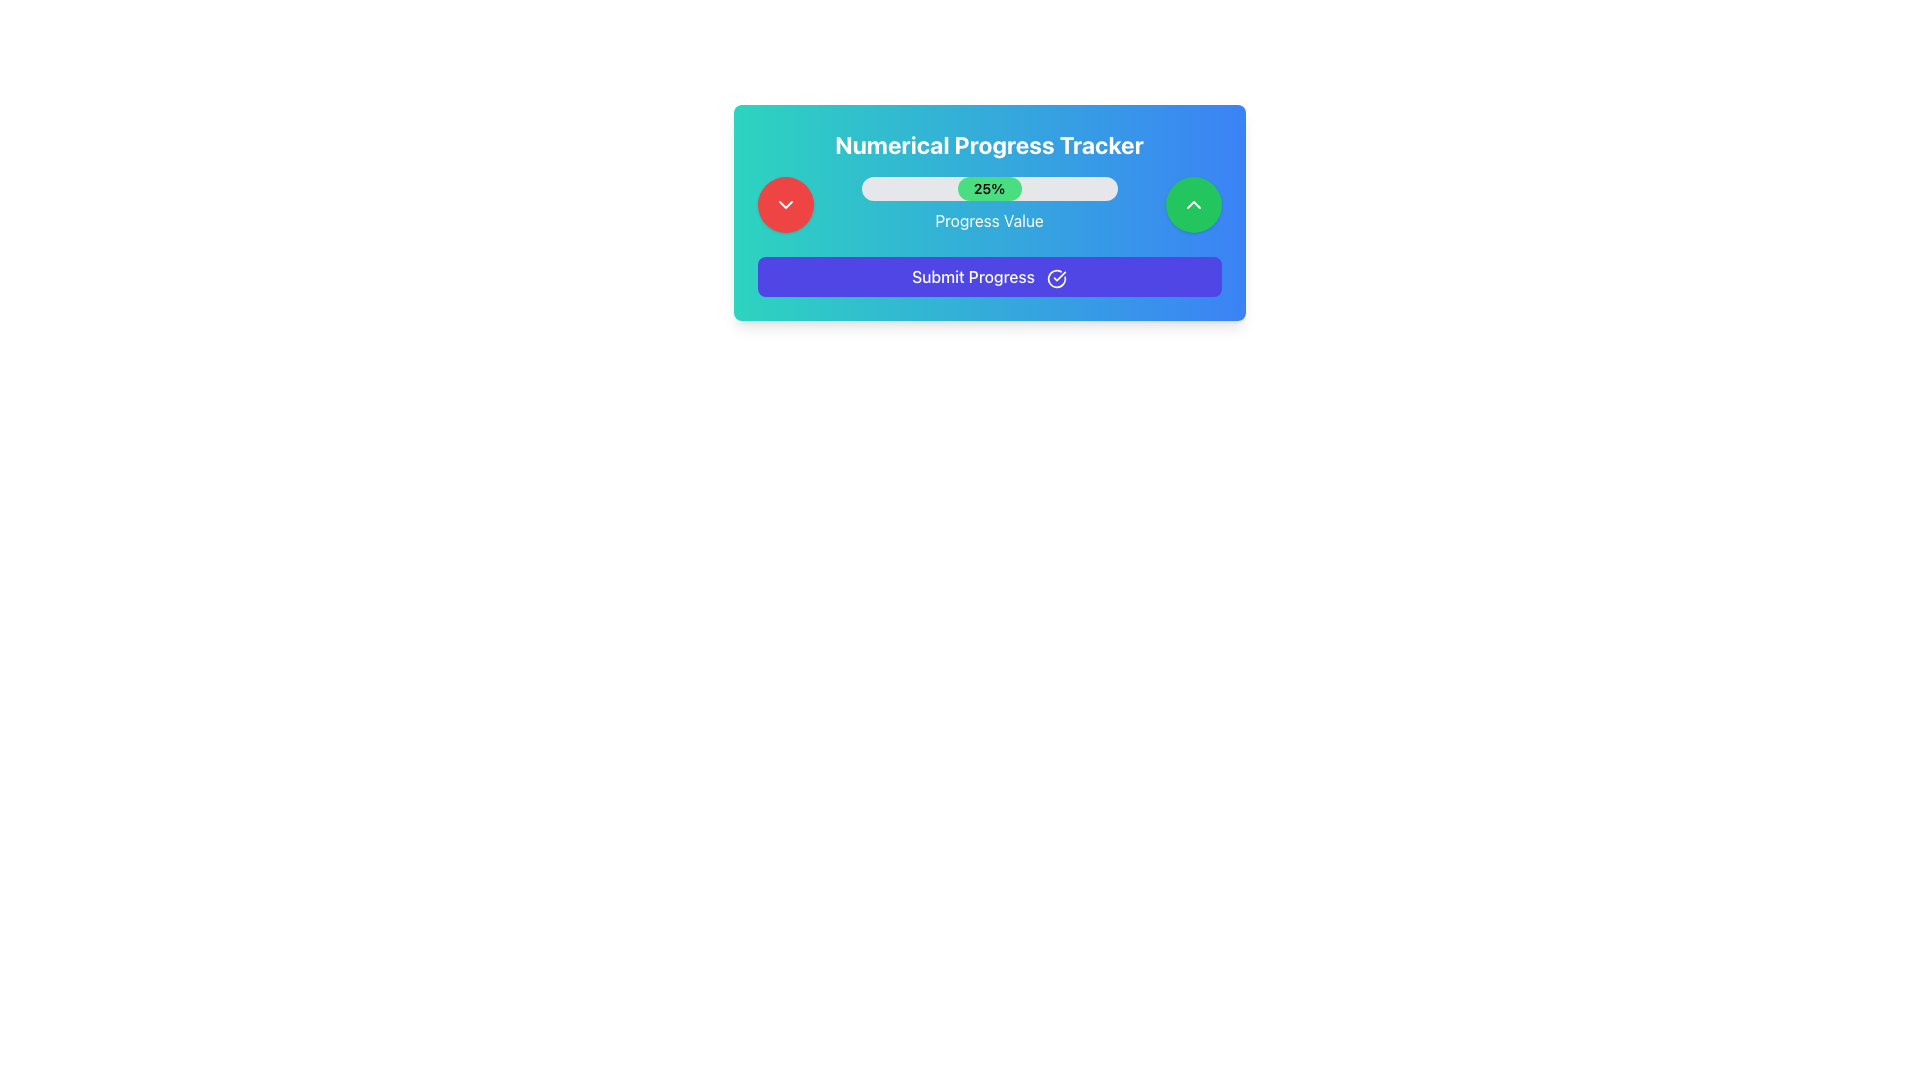  What do you see at coordinates (784, 204) in the screenshot?
I see `the downwards-facing chevron arrow icon with a red circular background located on the left-hand side of the interface` at bounding box center [784, 204].